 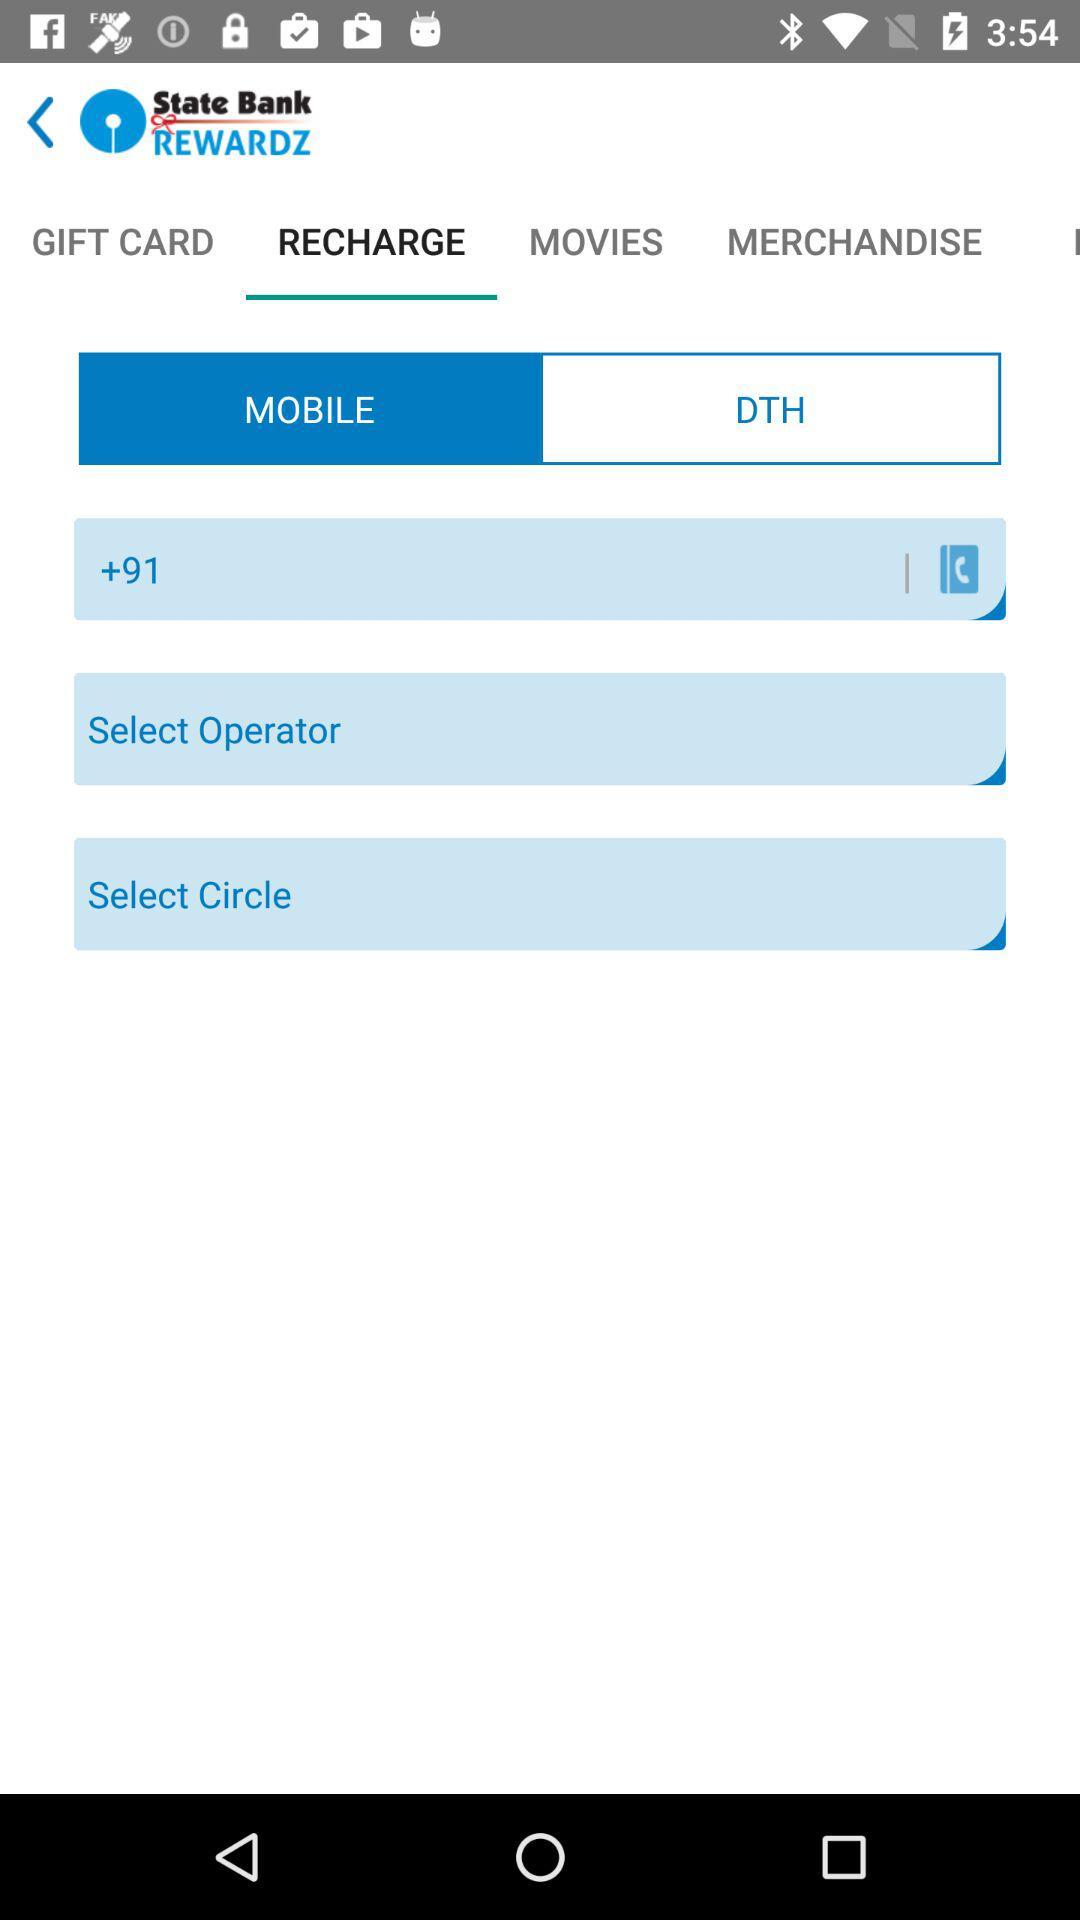 What do you see at coordinates (769, 407) in the screenshot?
I see `dth item` at bounding box center [769, 407].